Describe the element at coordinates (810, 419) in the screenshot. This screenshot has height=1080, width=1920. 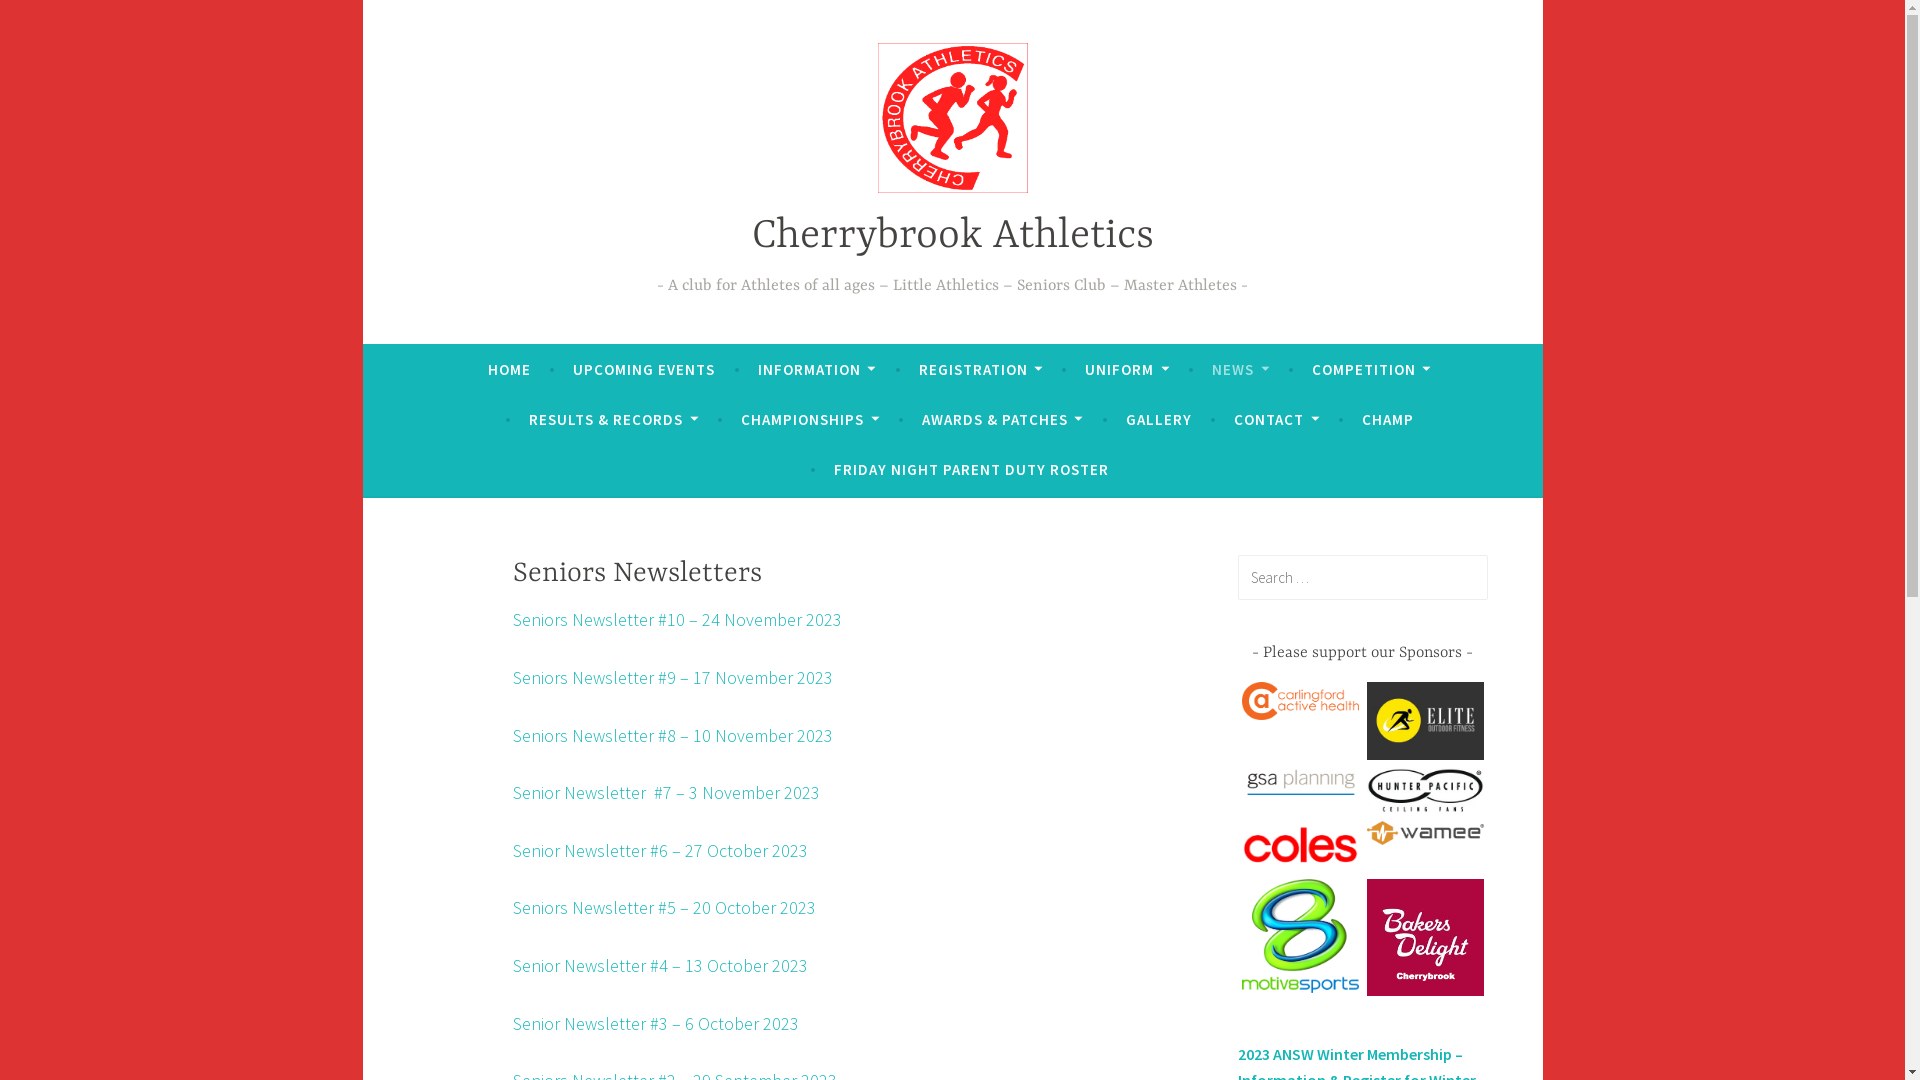
I see `'CHAMPIONSHIPS'` at that location.